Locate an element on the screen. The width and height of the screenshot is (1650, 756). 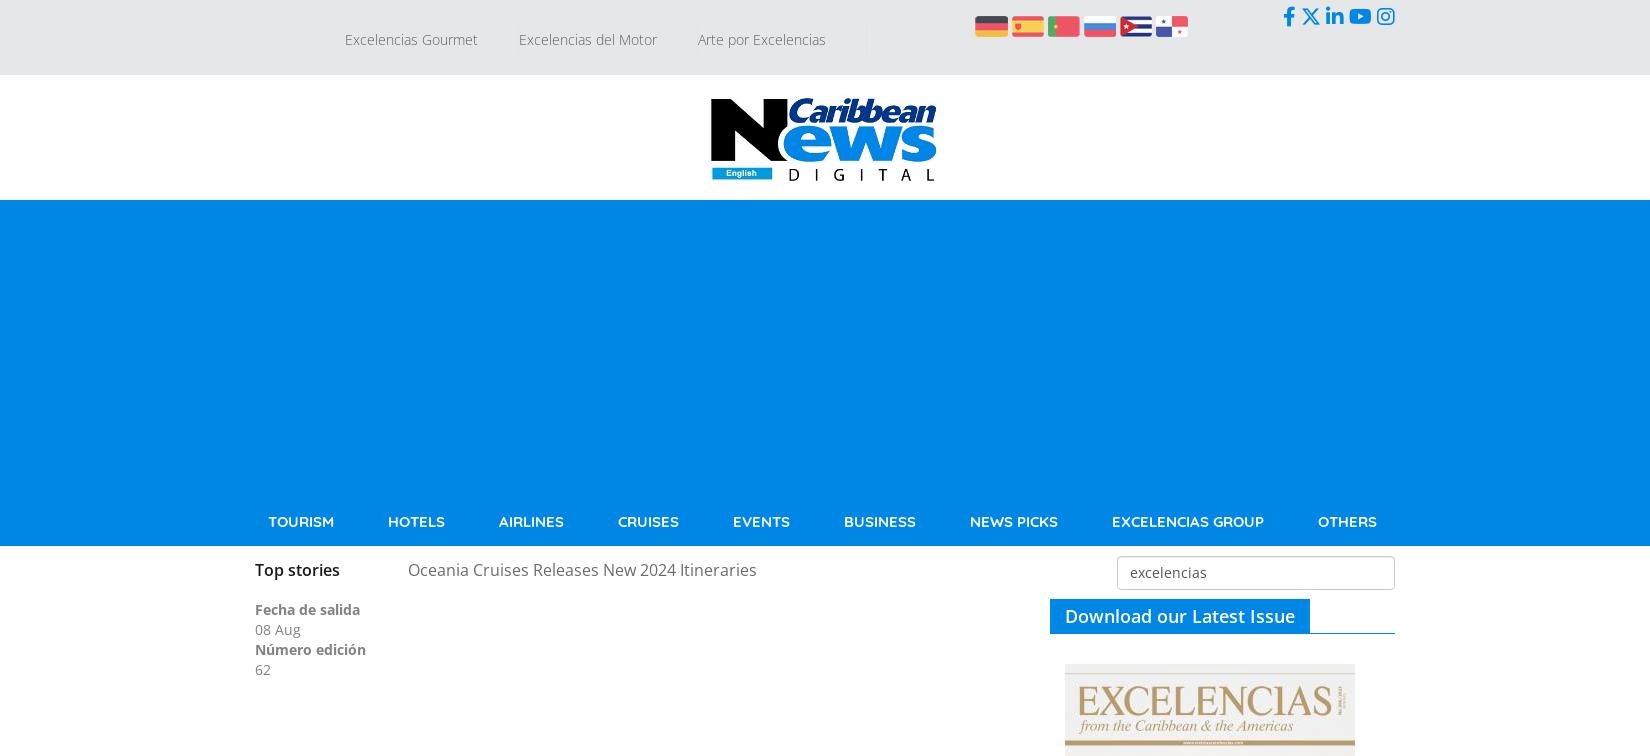
'Excelencias Group' is located at coordinates (1188, 521).